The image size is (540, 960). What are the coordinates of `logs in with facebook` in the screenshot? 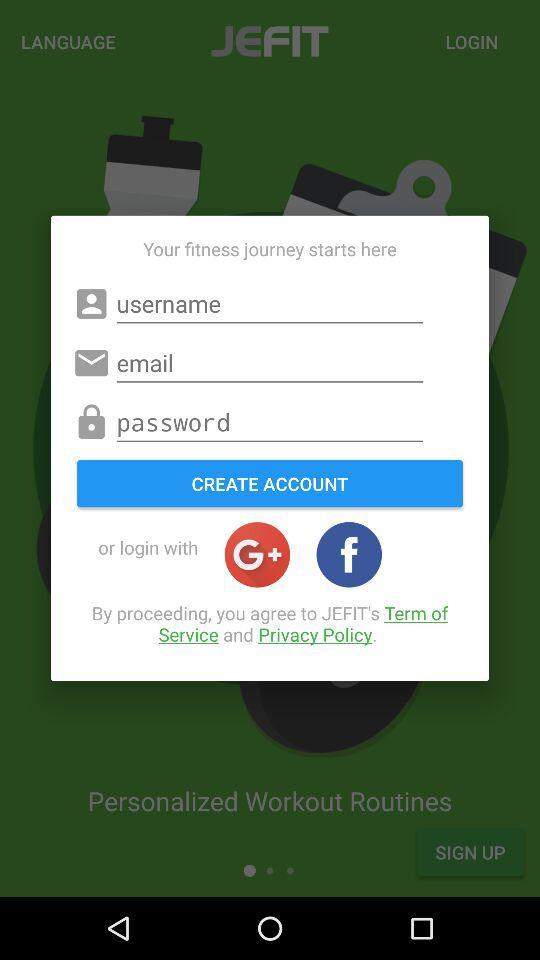 It's located at (348, 554).